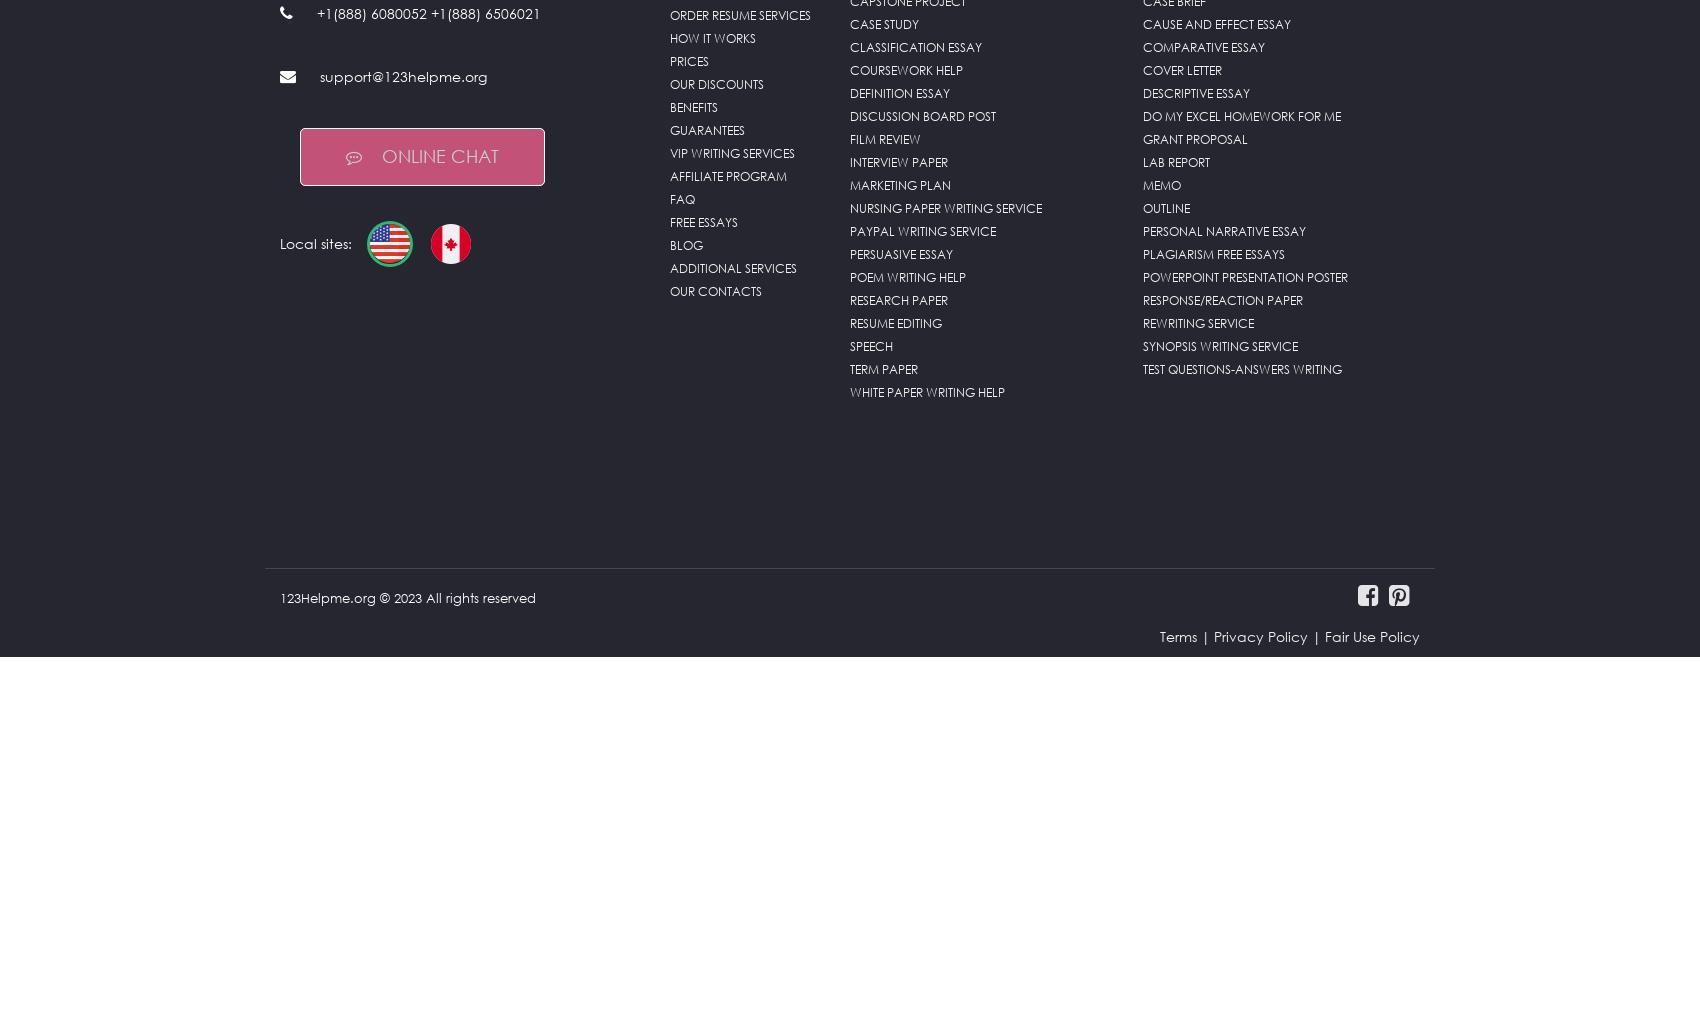  What do you see at coordinates (907, 277) in the screenshot?
I see `'Poem Writing Help'` at bounding box center [907, 277].